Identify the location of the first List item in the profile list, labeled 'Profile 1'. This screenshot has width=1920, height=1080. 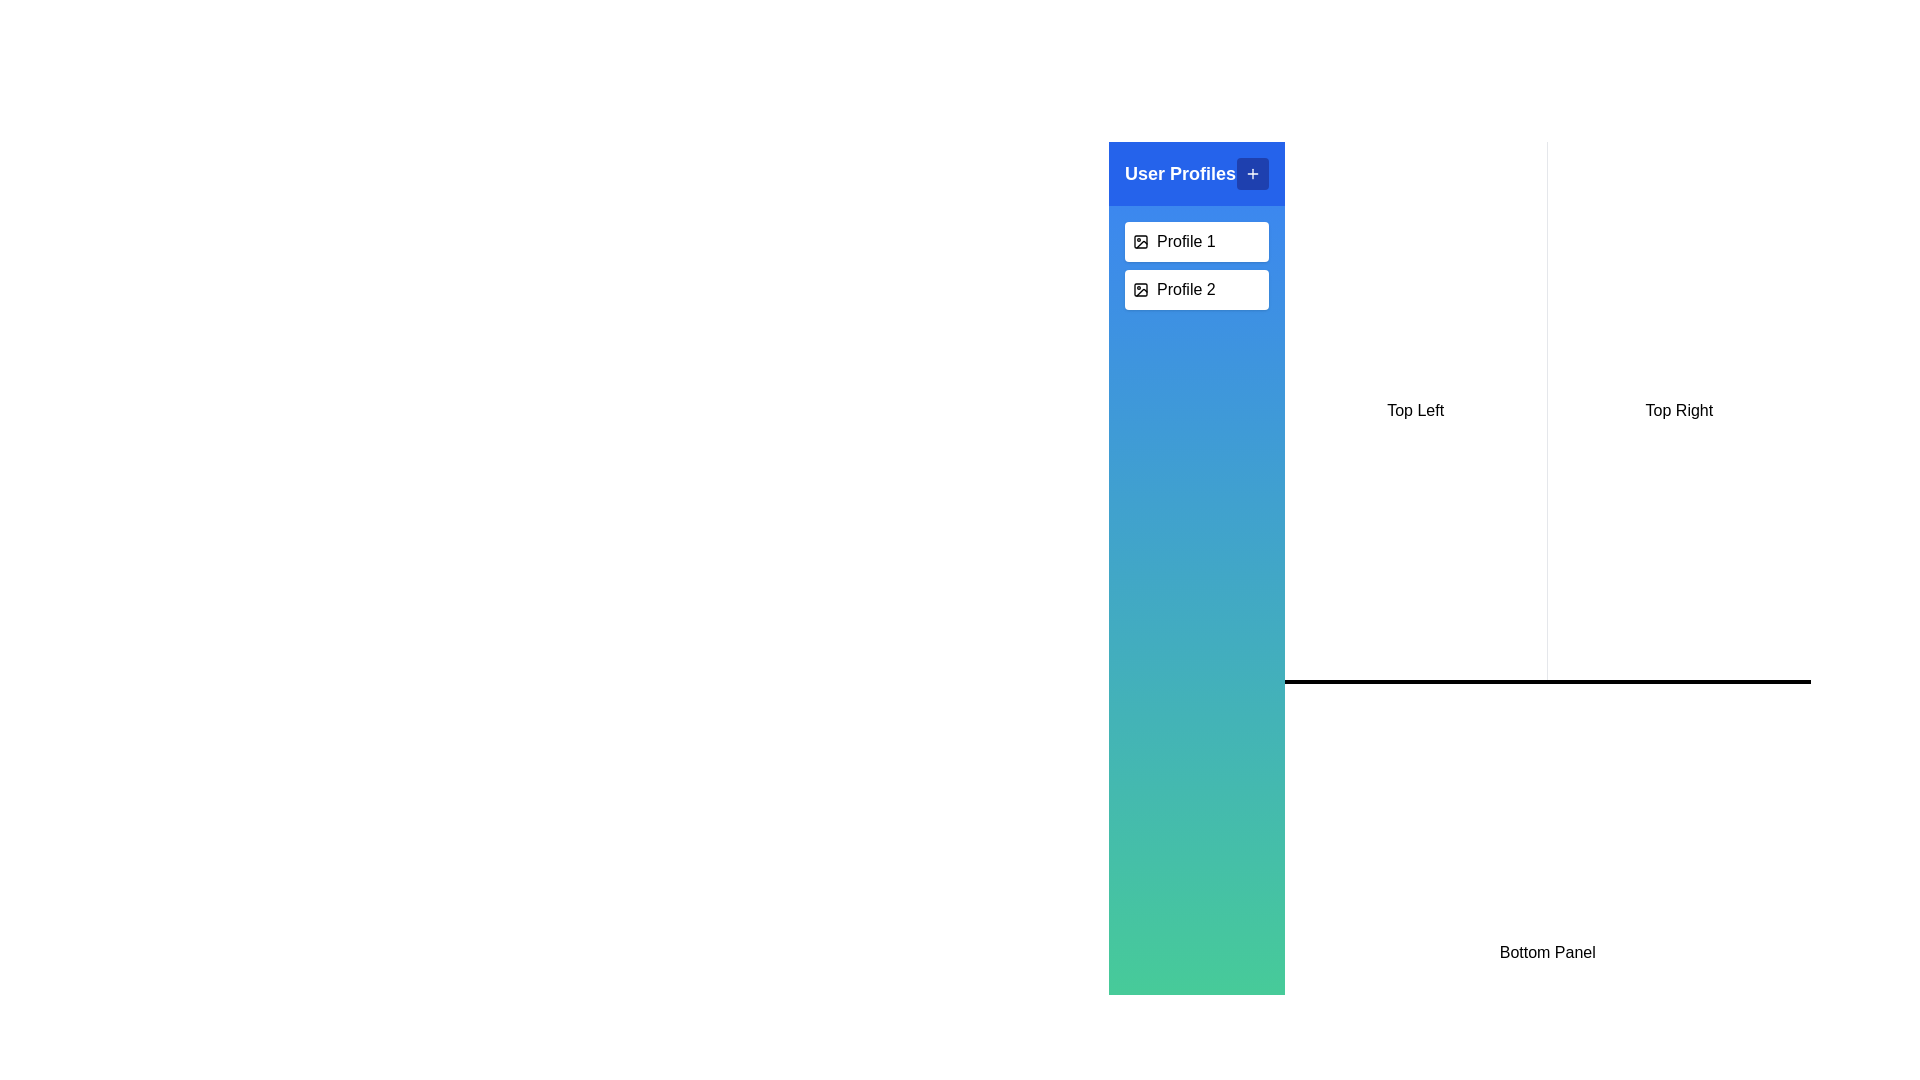
(1196, 241).